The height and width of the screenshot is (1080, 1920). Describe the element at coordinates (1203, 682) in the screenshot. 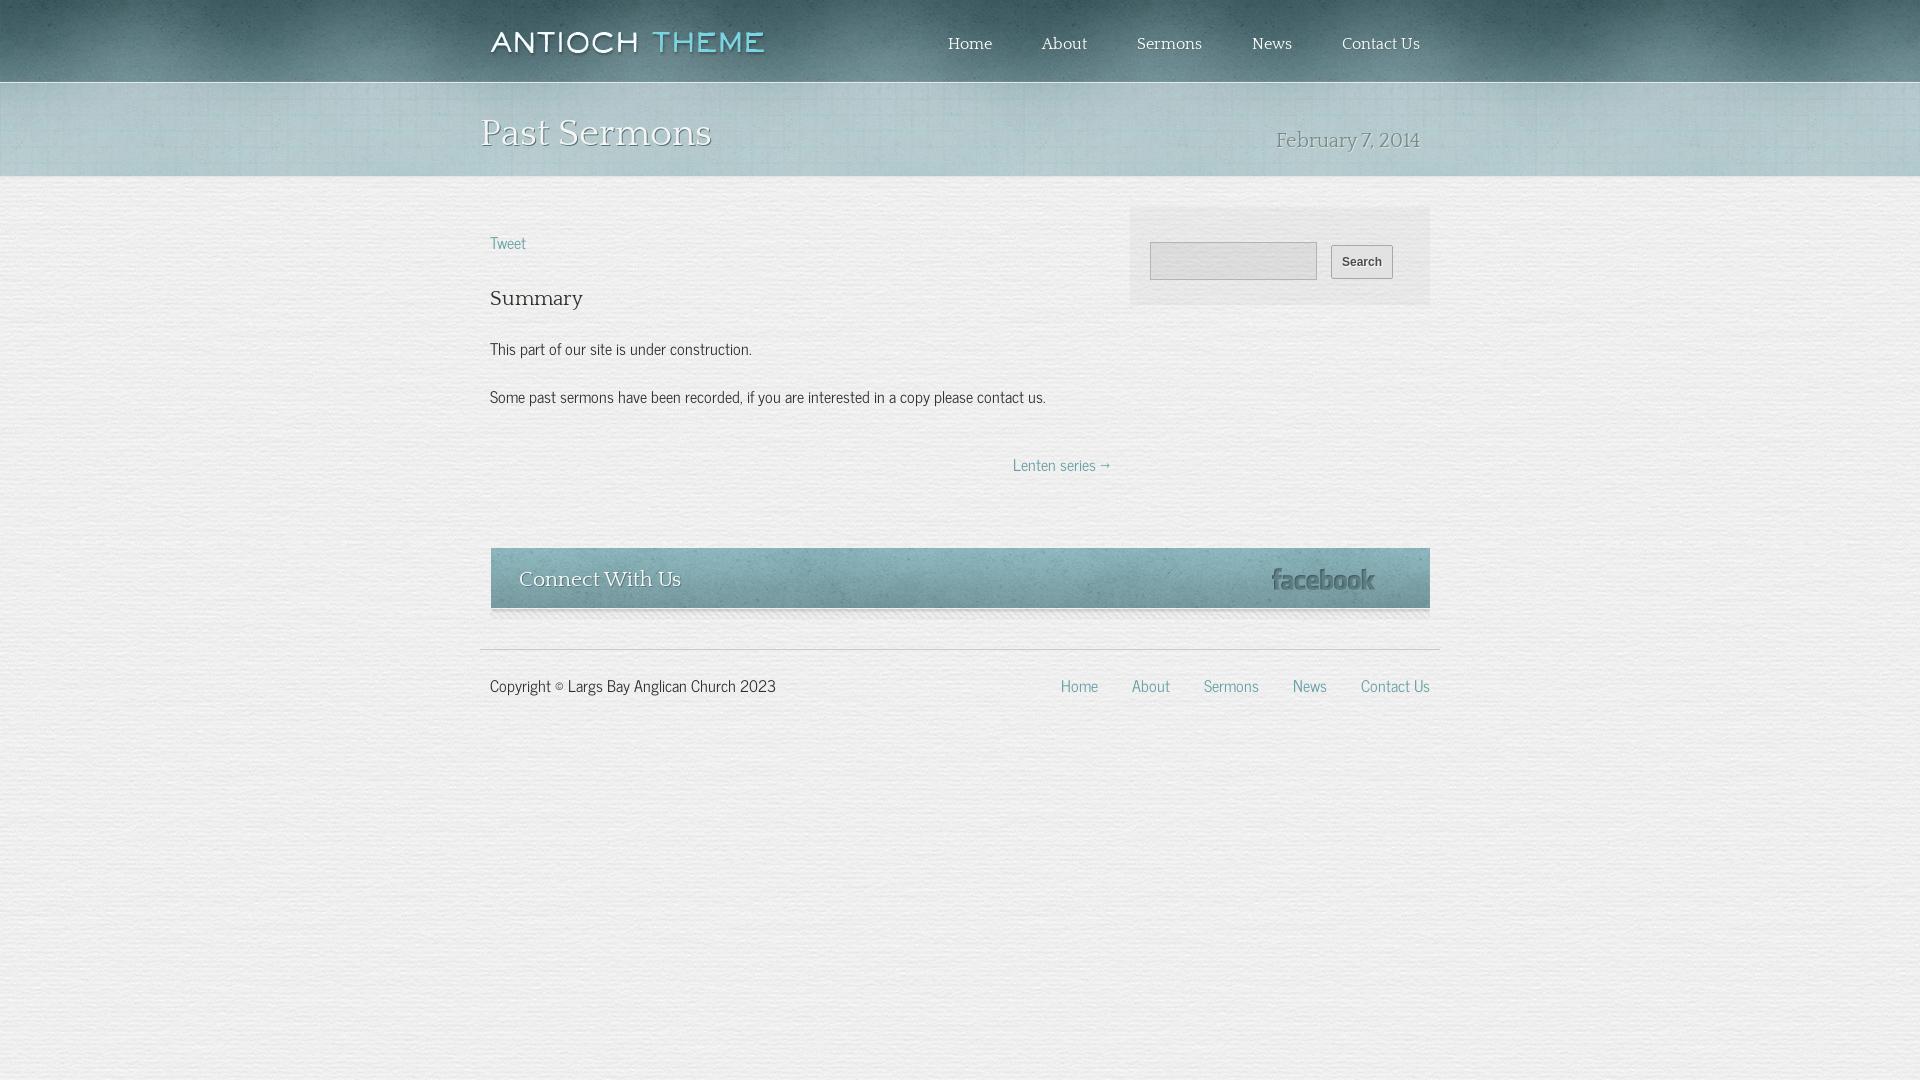

I see `'Sermons'` at that location.